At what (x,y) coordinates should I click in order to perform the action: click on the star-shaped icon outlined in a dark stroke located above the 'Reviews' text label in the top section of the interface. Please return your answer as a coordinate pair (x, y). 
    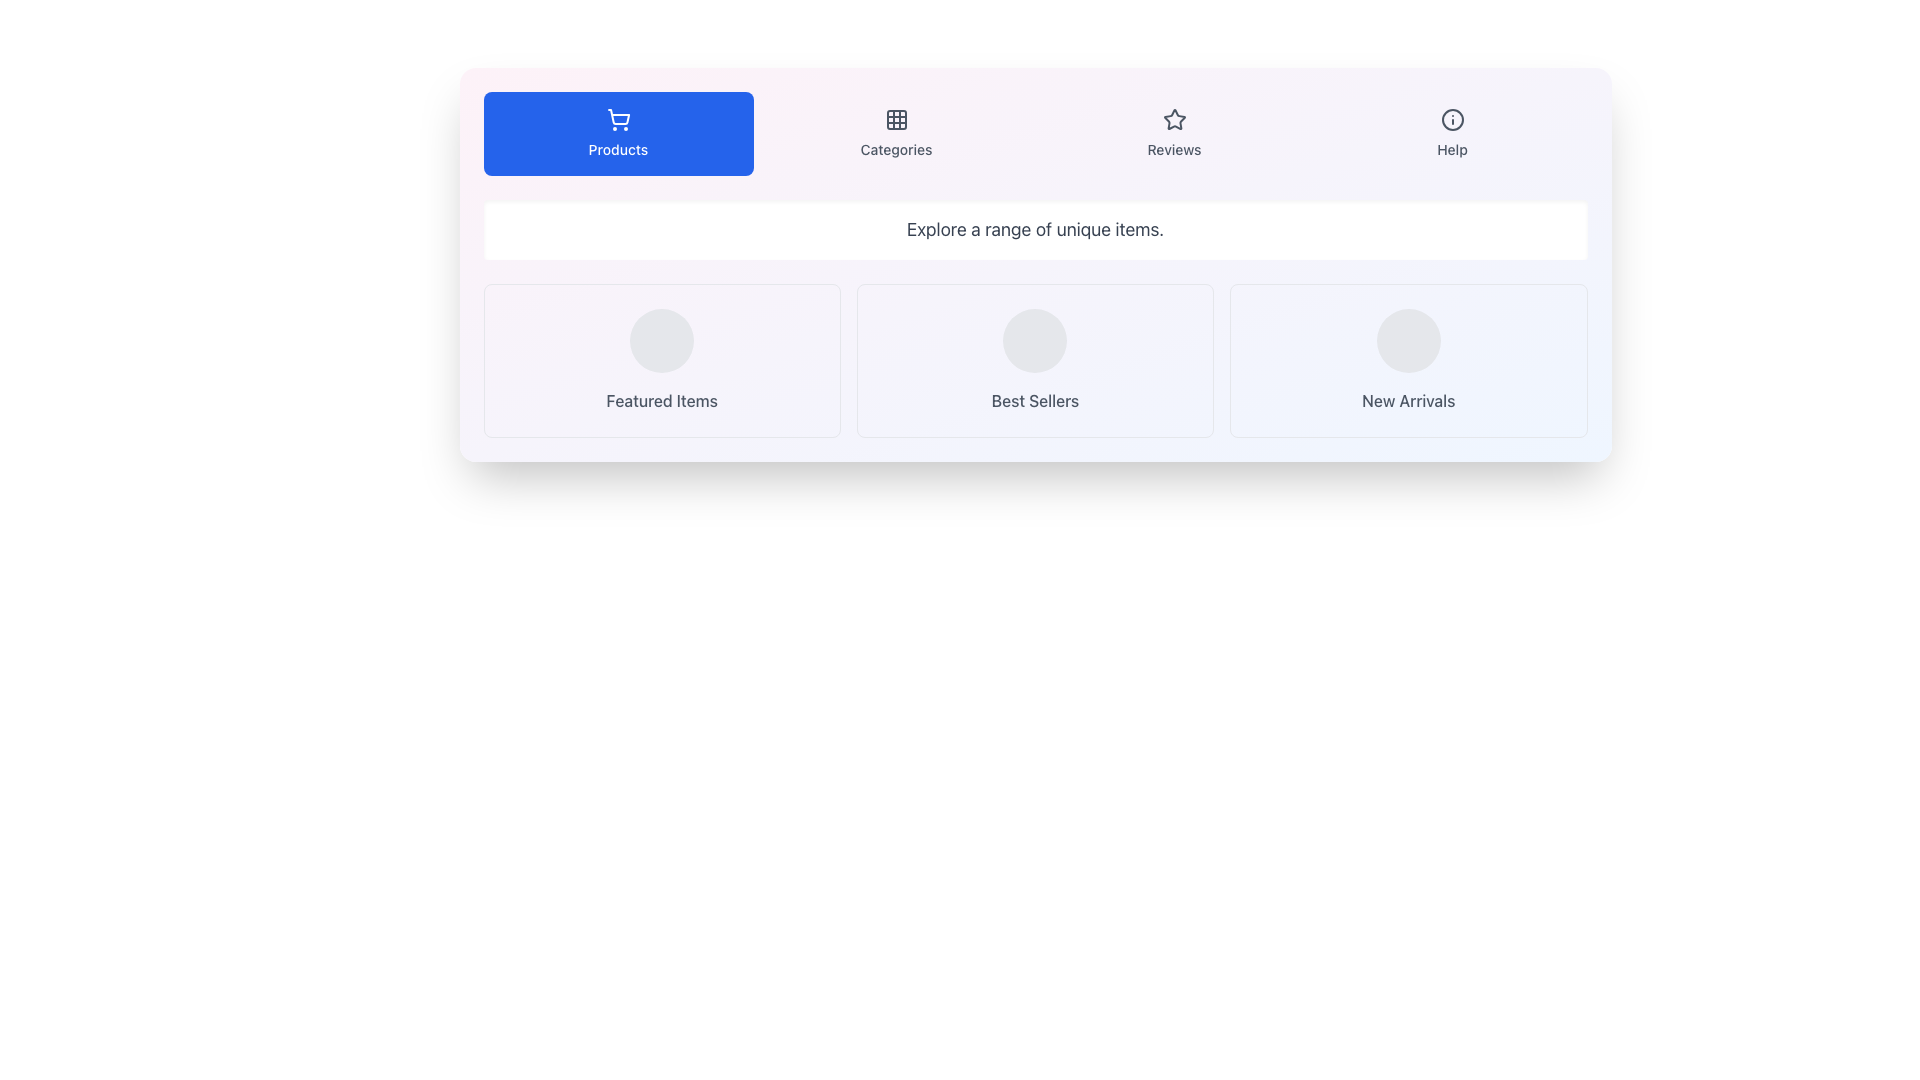
    Looking at the image, I should click on (1174, 119).